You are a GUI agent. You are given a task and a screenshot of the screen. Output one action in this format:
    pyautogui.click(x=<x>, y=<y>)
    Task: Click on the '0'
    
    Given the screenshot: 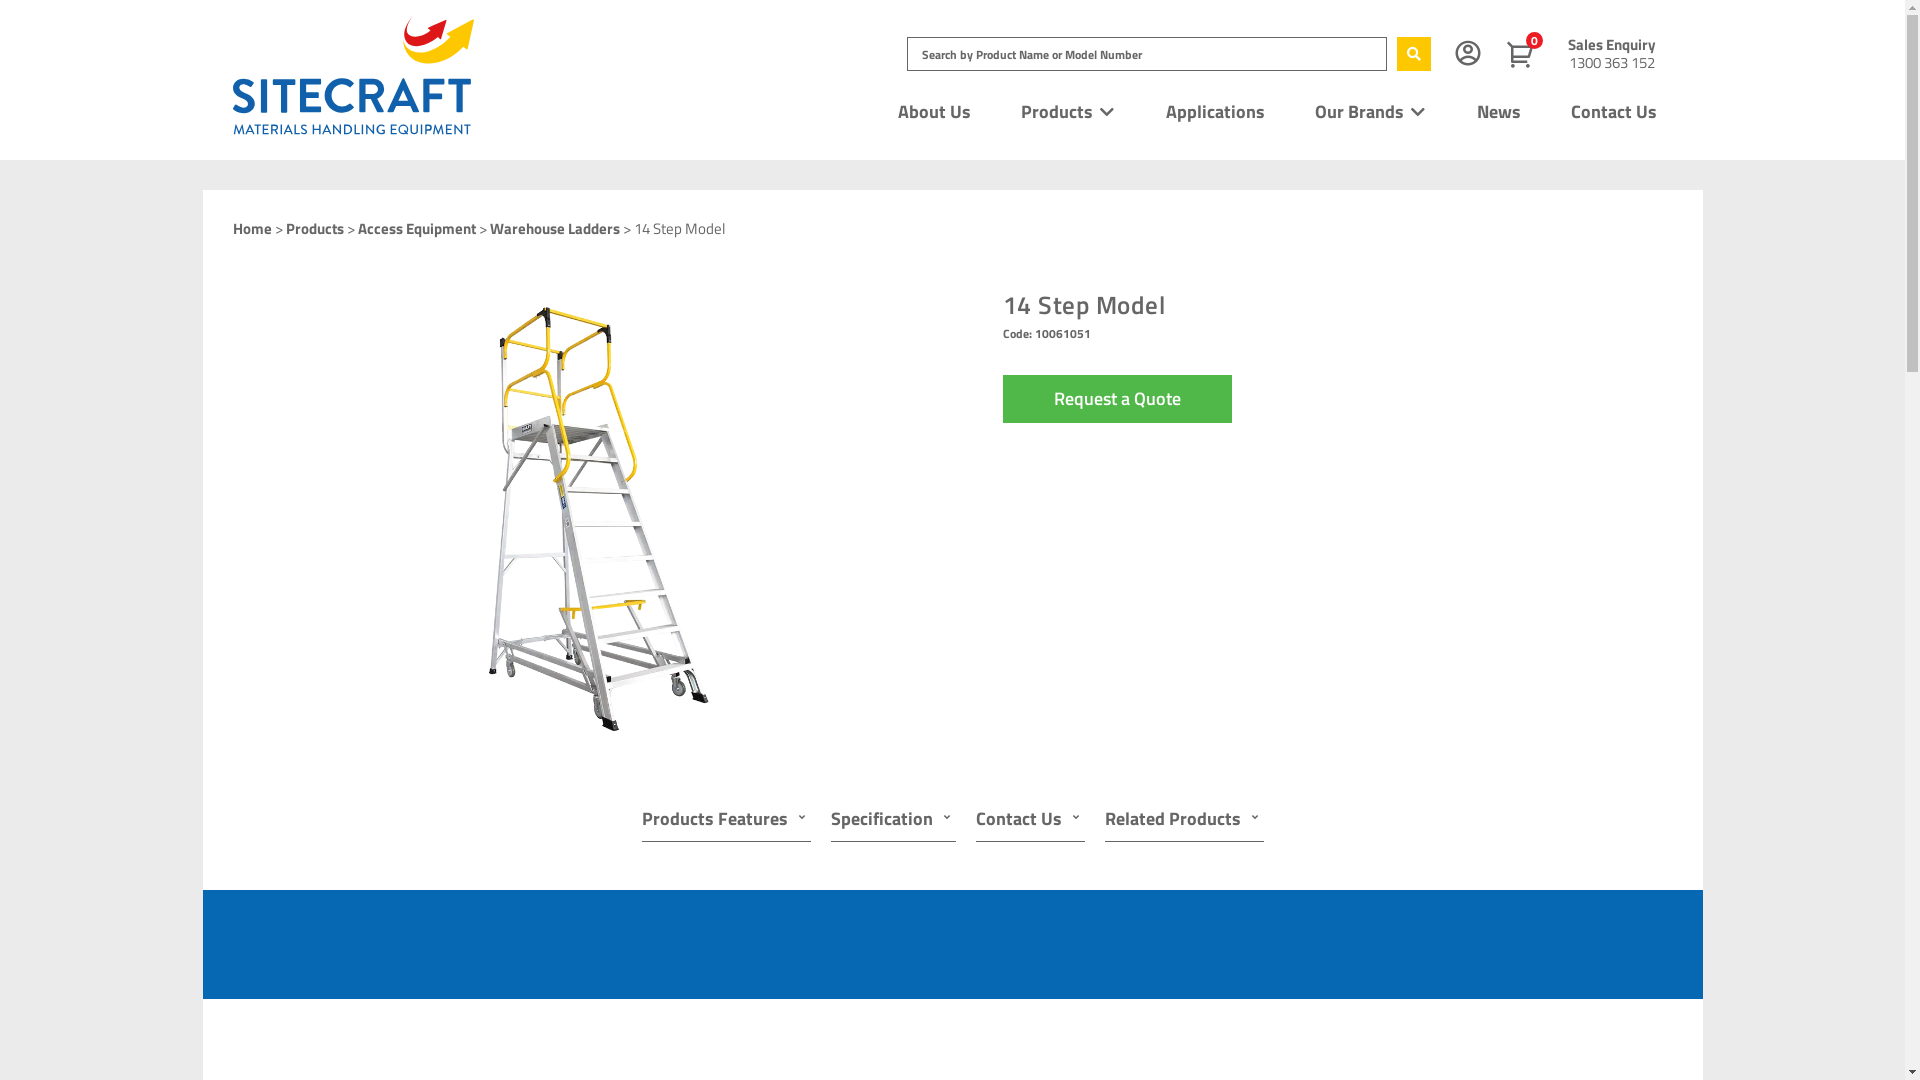 What is the action you would take?
    pyautogui.click(x=1523, y=54)
    